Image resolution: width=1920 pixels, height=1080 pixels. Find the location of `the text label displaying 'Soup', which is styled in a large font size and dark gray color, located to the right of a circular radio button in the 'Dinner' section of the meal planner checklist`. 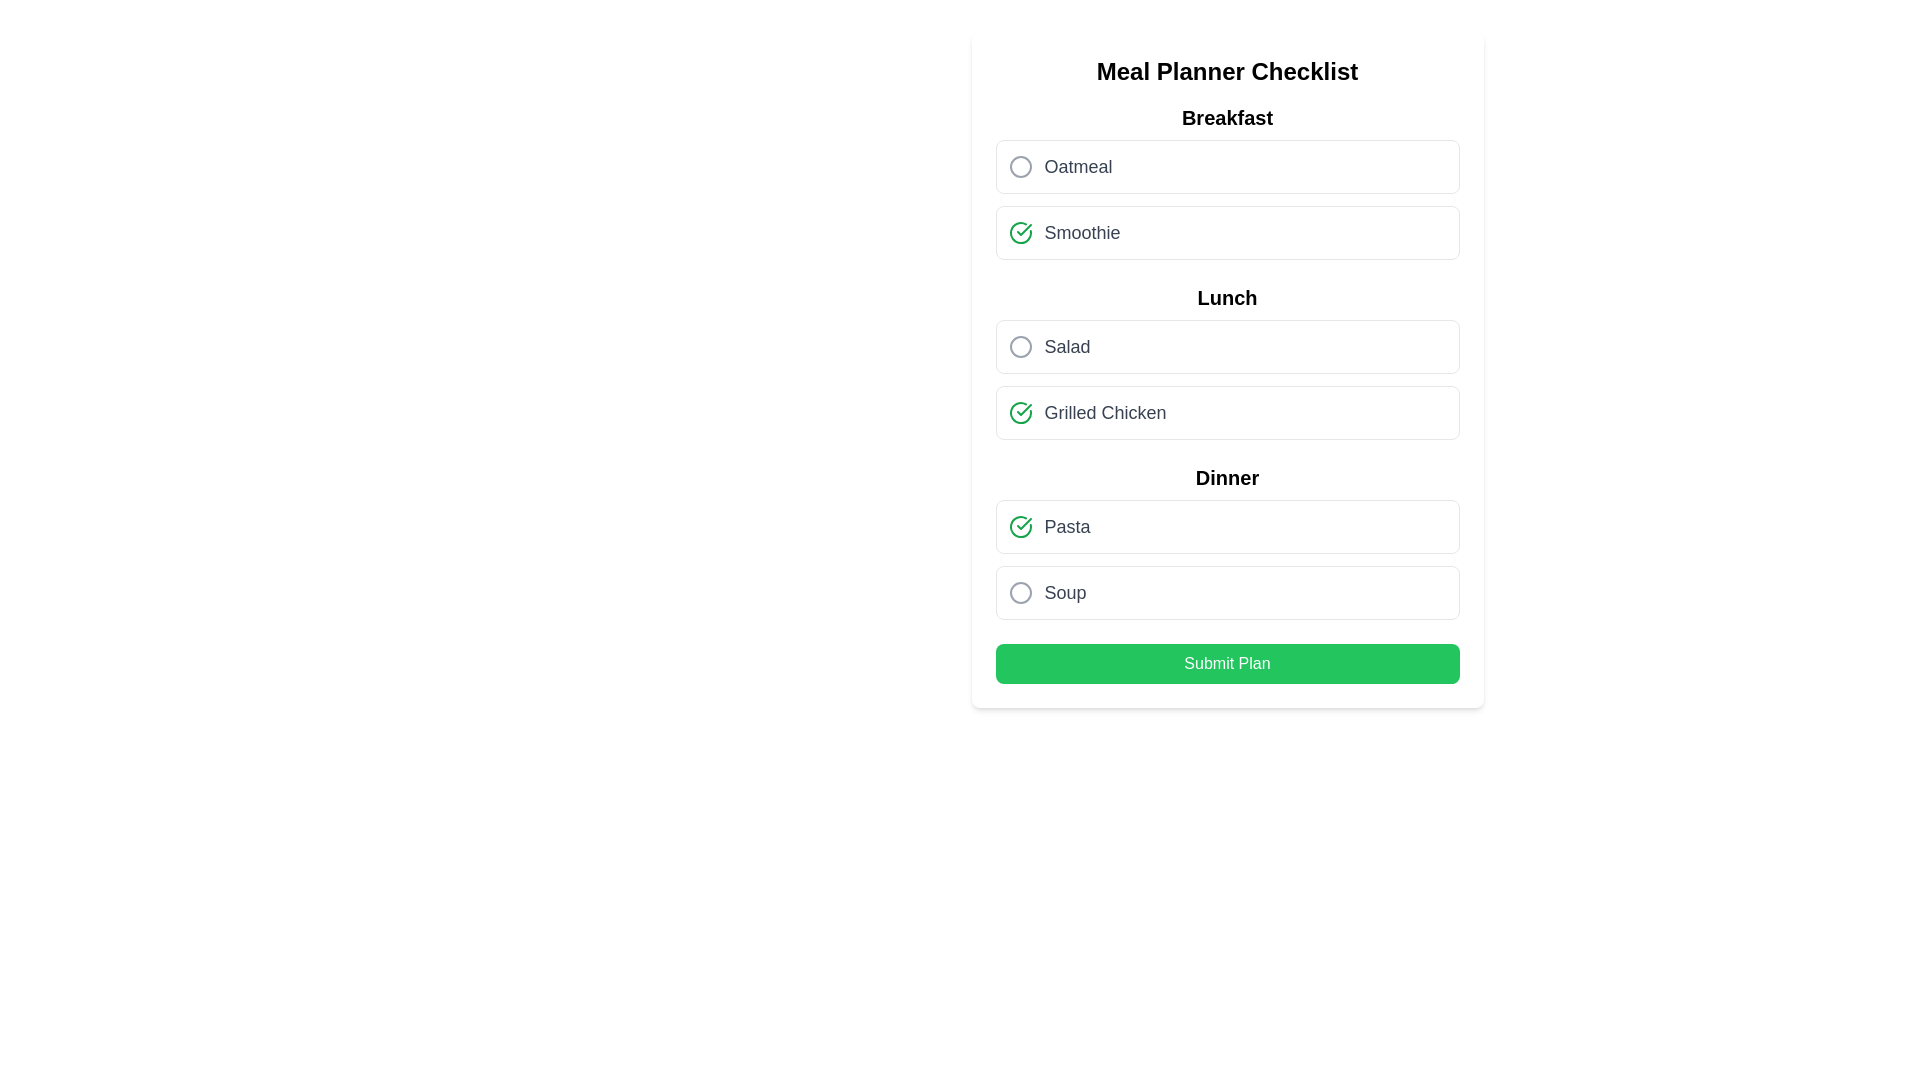

the text label displaying 'Soup', which is styled in a large font size and dark gray color, located to the right of a circular radio button in the 'Dinner' section of the meal planner checklist is located at coordinates (1064, 592).